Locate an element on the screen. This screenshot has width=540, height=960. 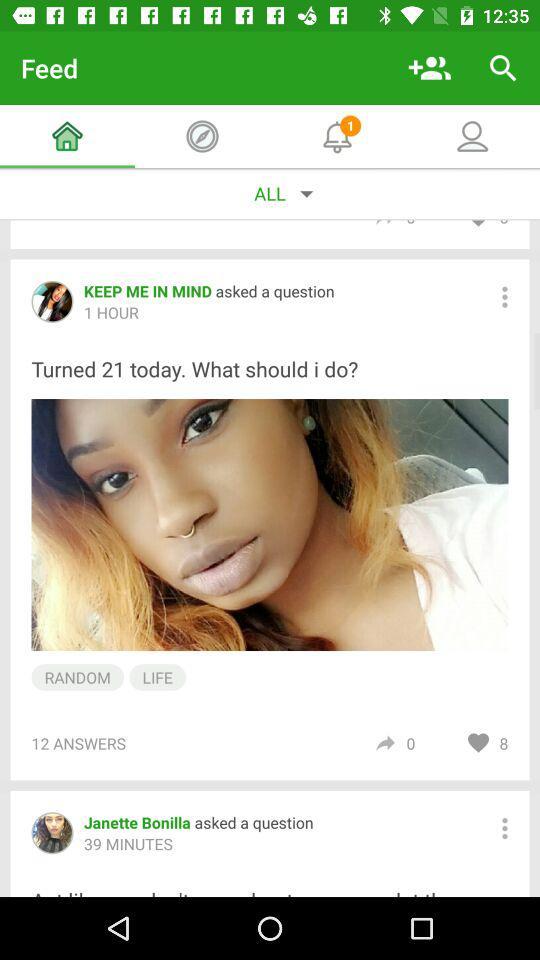
the app to the right of the feed item is located at coordinates (428, 68).